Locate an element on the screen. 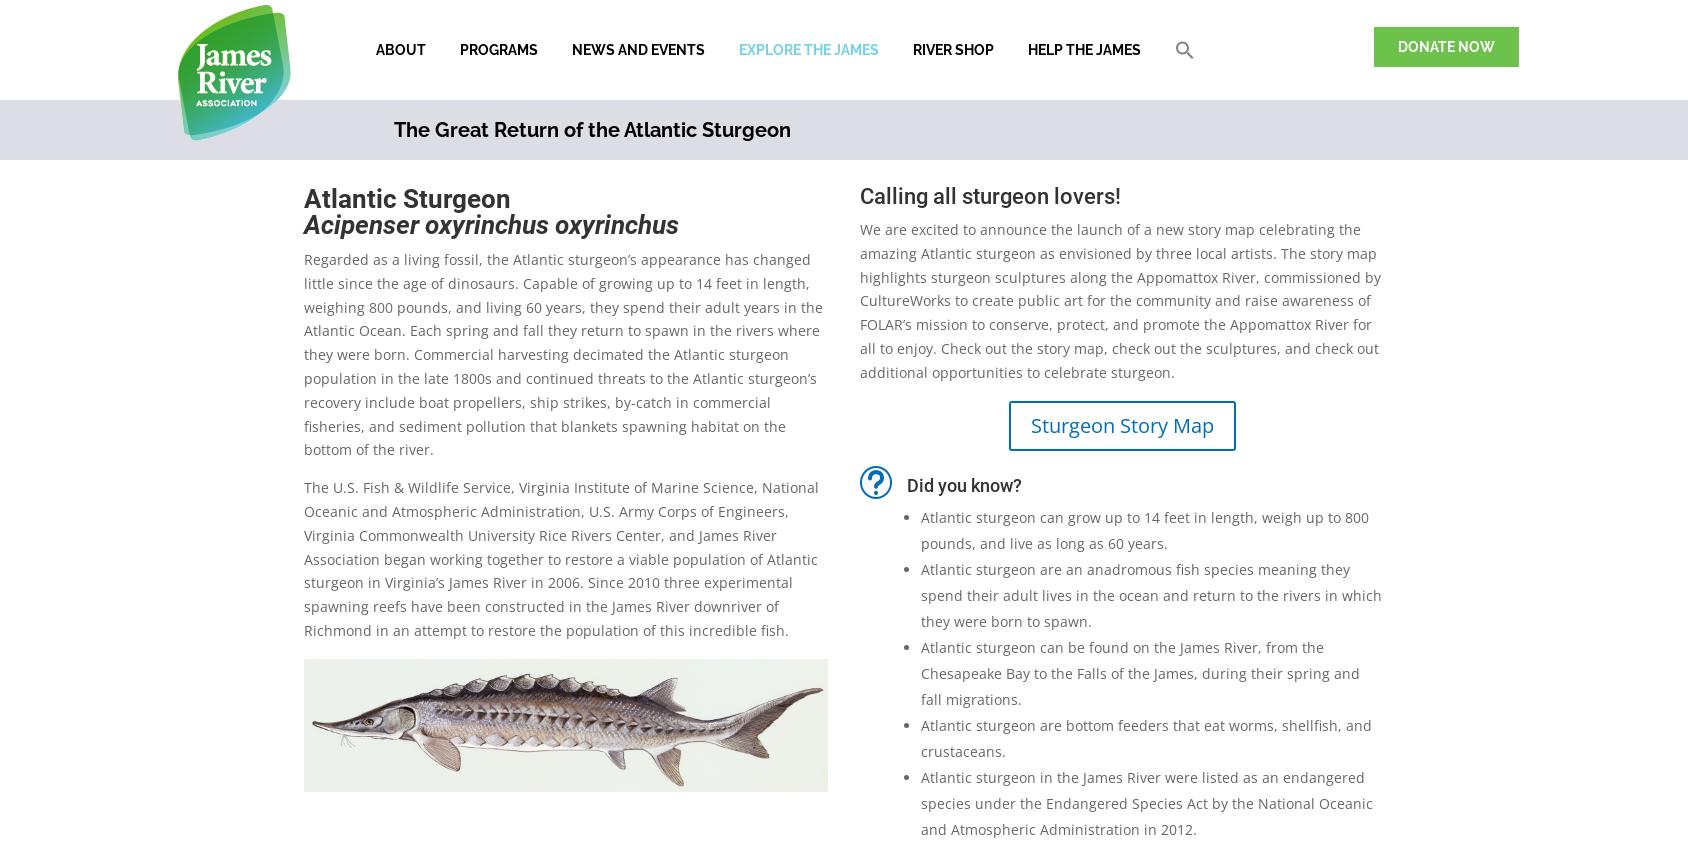 Image resolution: width=1688 pixels, height=861 pixels. 'lovers!' is located at coordinates (1084, 195).